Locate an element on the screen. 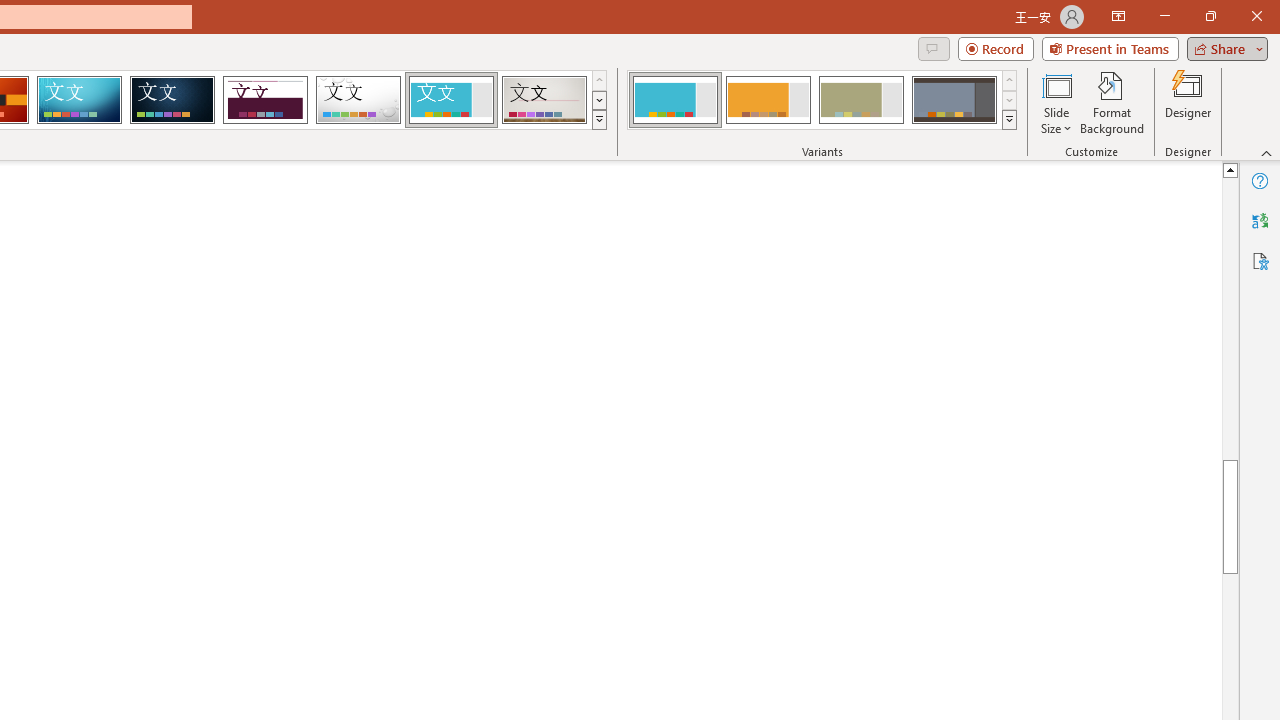 This screenshot has width=1280, height=720. 'Dividend' is located at coordinates (264, 100).